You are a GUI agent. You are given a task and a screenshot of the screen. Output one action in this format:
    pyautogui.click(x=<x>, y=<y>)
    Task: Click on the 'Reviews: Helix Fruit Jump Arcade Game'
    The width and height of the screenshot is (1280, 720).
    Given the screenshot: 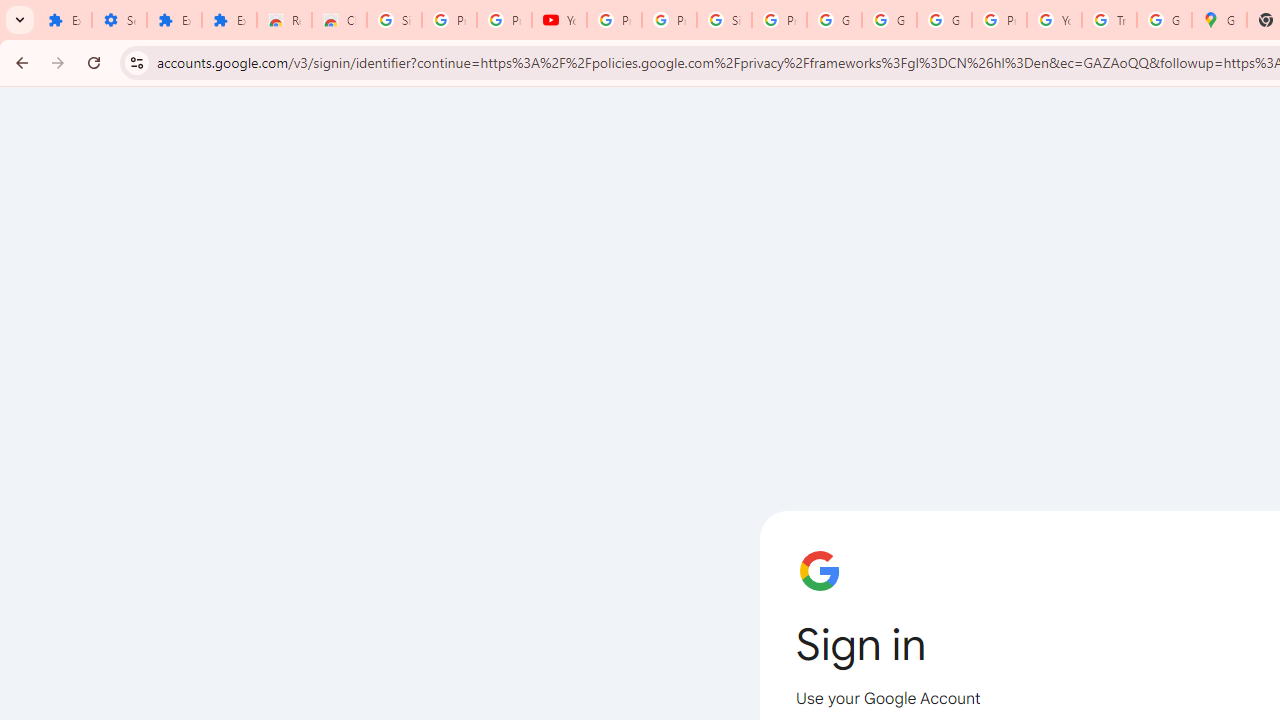 What is the action you would take?
    pyautogui.click(x=283, y=20)
    